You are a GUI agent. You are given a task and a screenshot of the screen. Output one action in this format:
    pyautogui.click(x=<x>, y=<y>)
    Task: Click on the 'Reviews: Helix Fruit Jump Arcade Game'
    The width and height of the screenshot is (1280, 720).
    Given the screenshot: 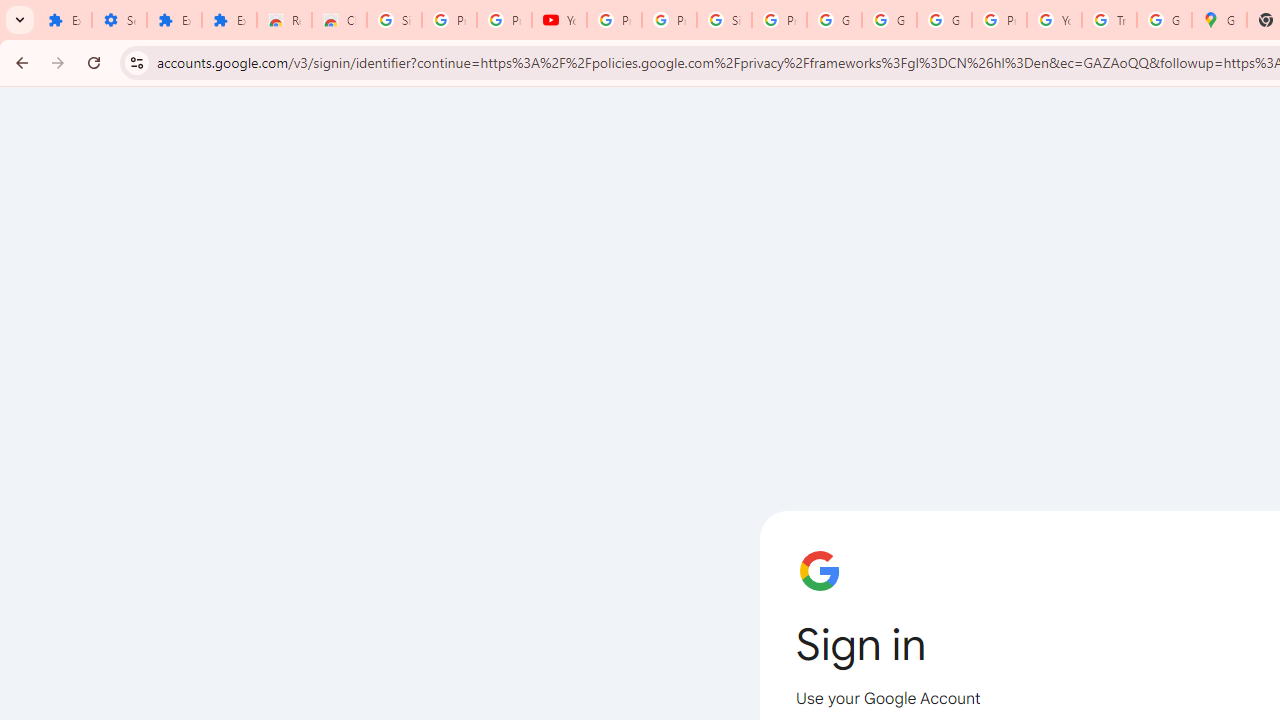 What is the action you would take?
    pyautogui.click(x=283, y=20)
    